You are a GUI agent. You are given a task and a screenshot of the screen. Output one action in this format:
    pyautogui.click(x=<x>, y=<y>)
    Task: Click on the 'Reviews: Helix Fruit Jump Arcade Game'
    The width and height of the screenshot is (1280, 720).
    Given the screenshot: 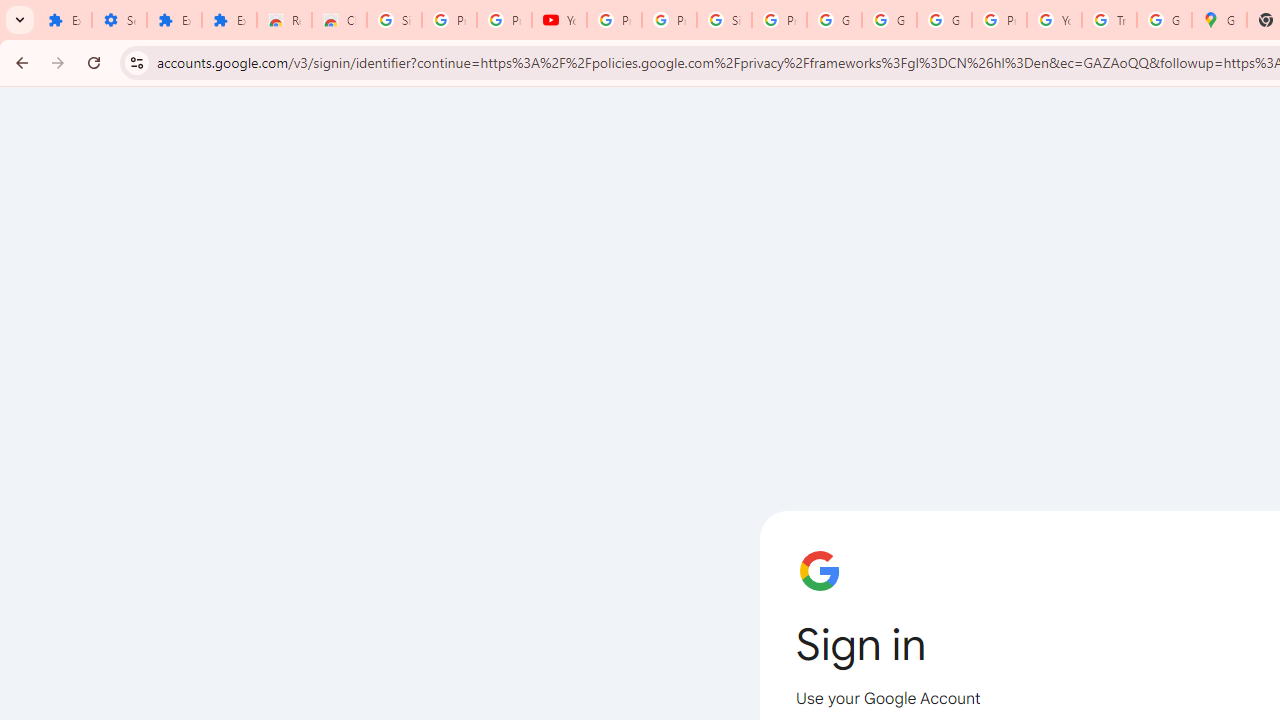 What is the action you would take?
    pyautogui.click(x=283, y=20)
    